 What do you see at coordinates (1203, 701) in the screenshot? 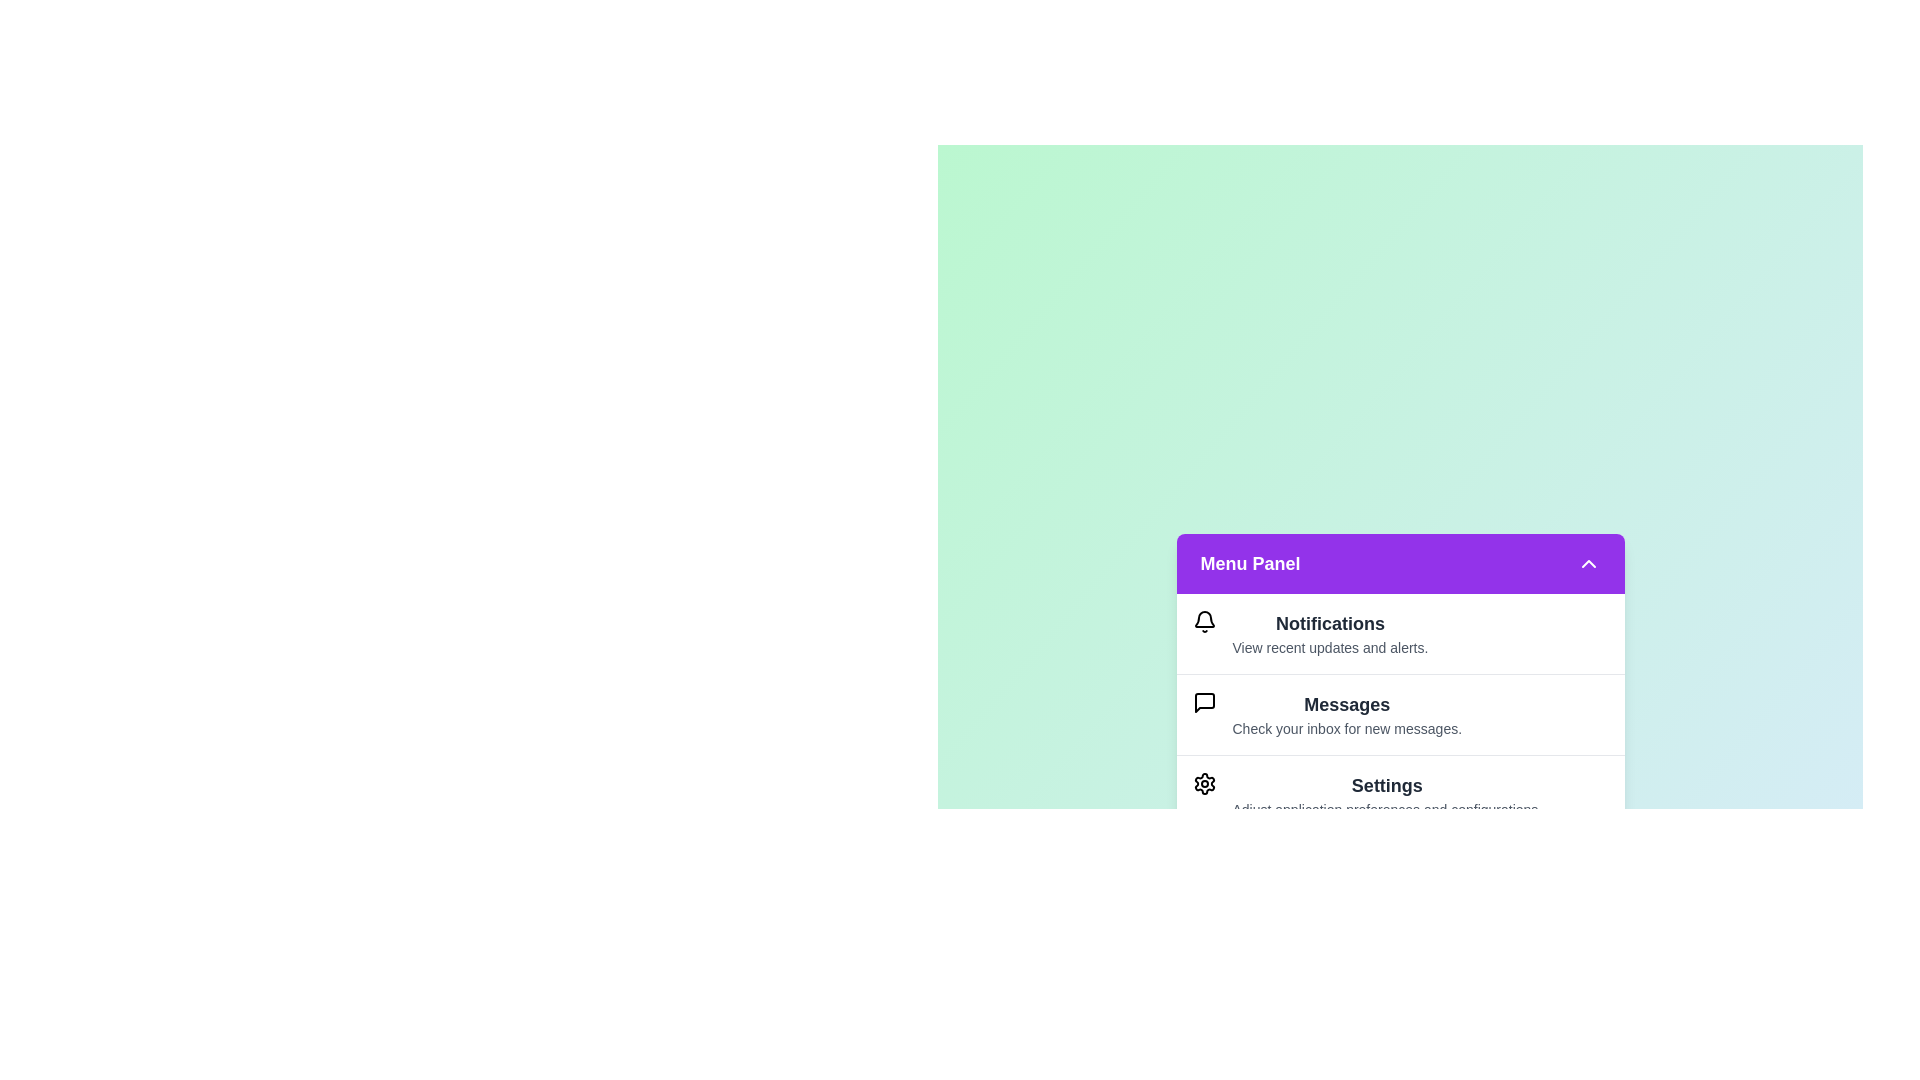
I see `the icon of the menu item Messages` at bounding box center [1203, 701].